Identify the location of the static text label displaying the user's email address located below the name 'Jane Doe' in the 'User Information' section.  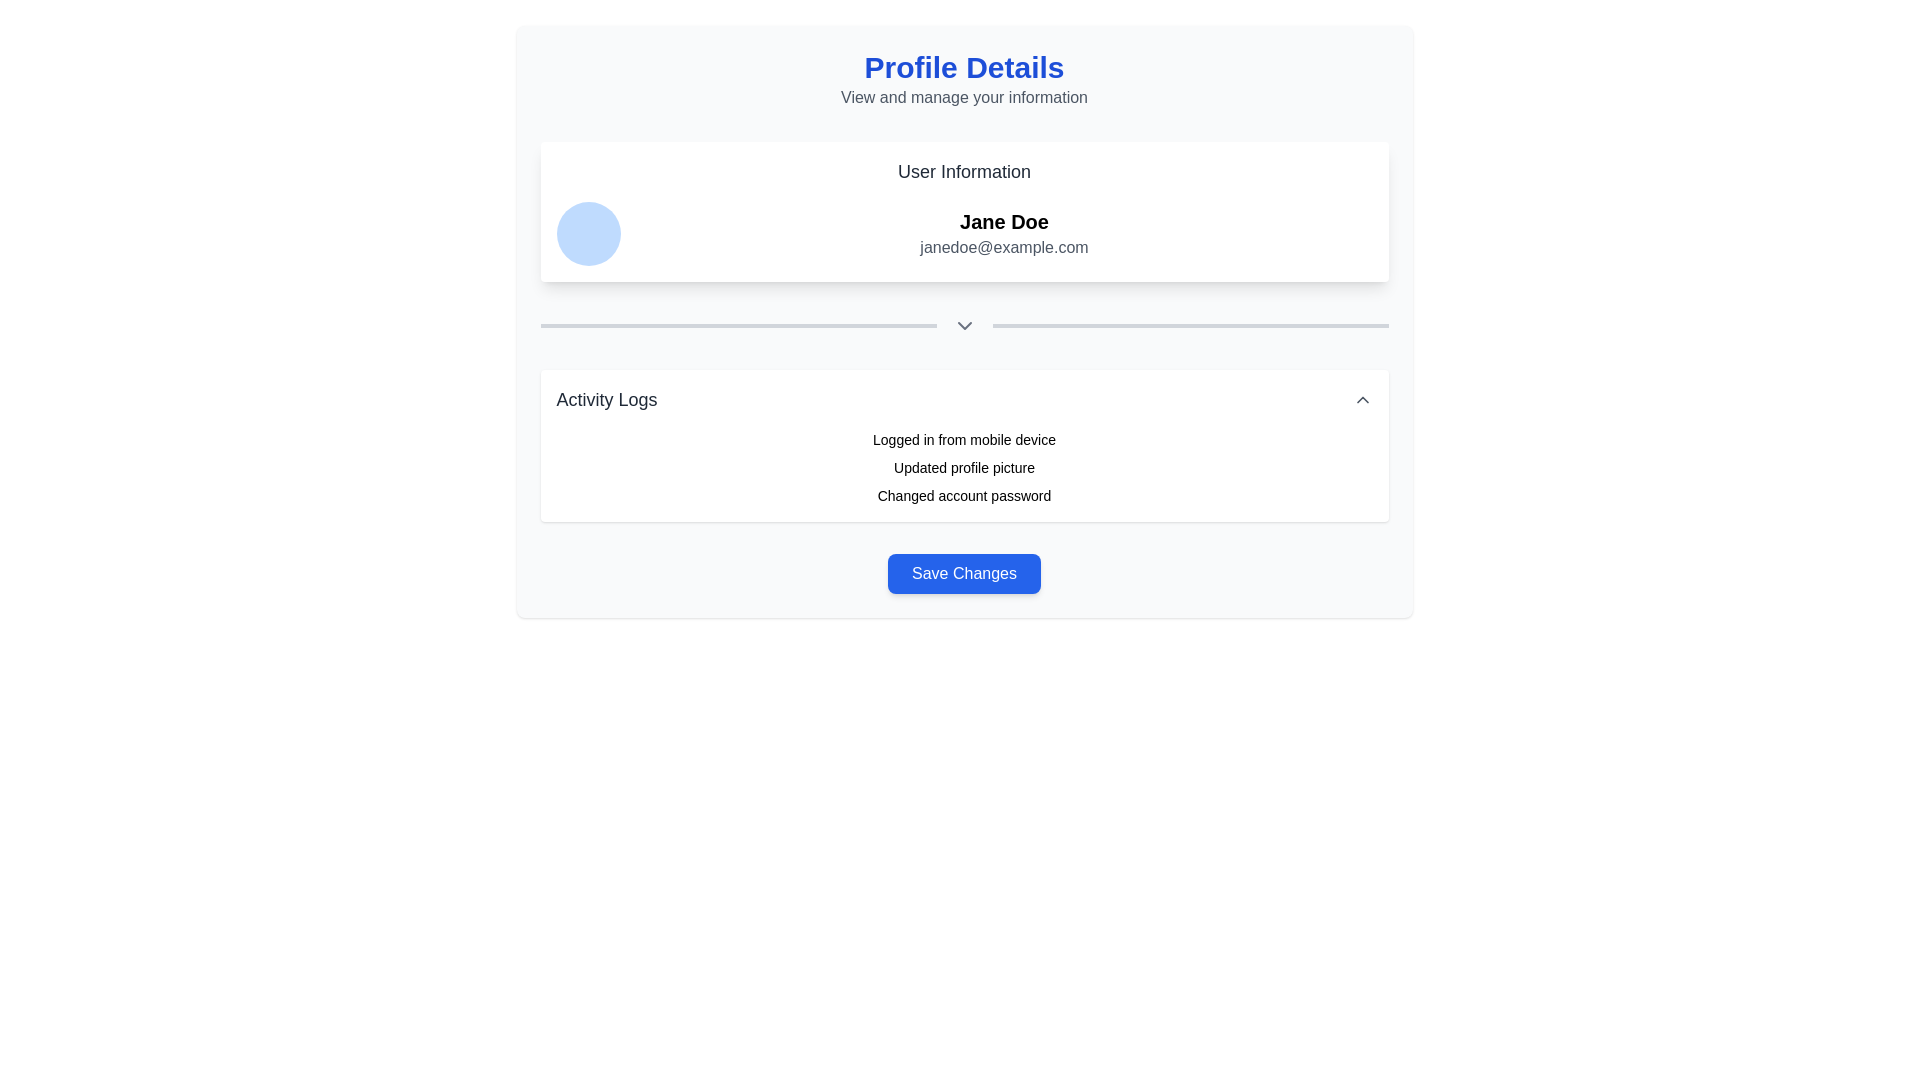
(1004, 246).